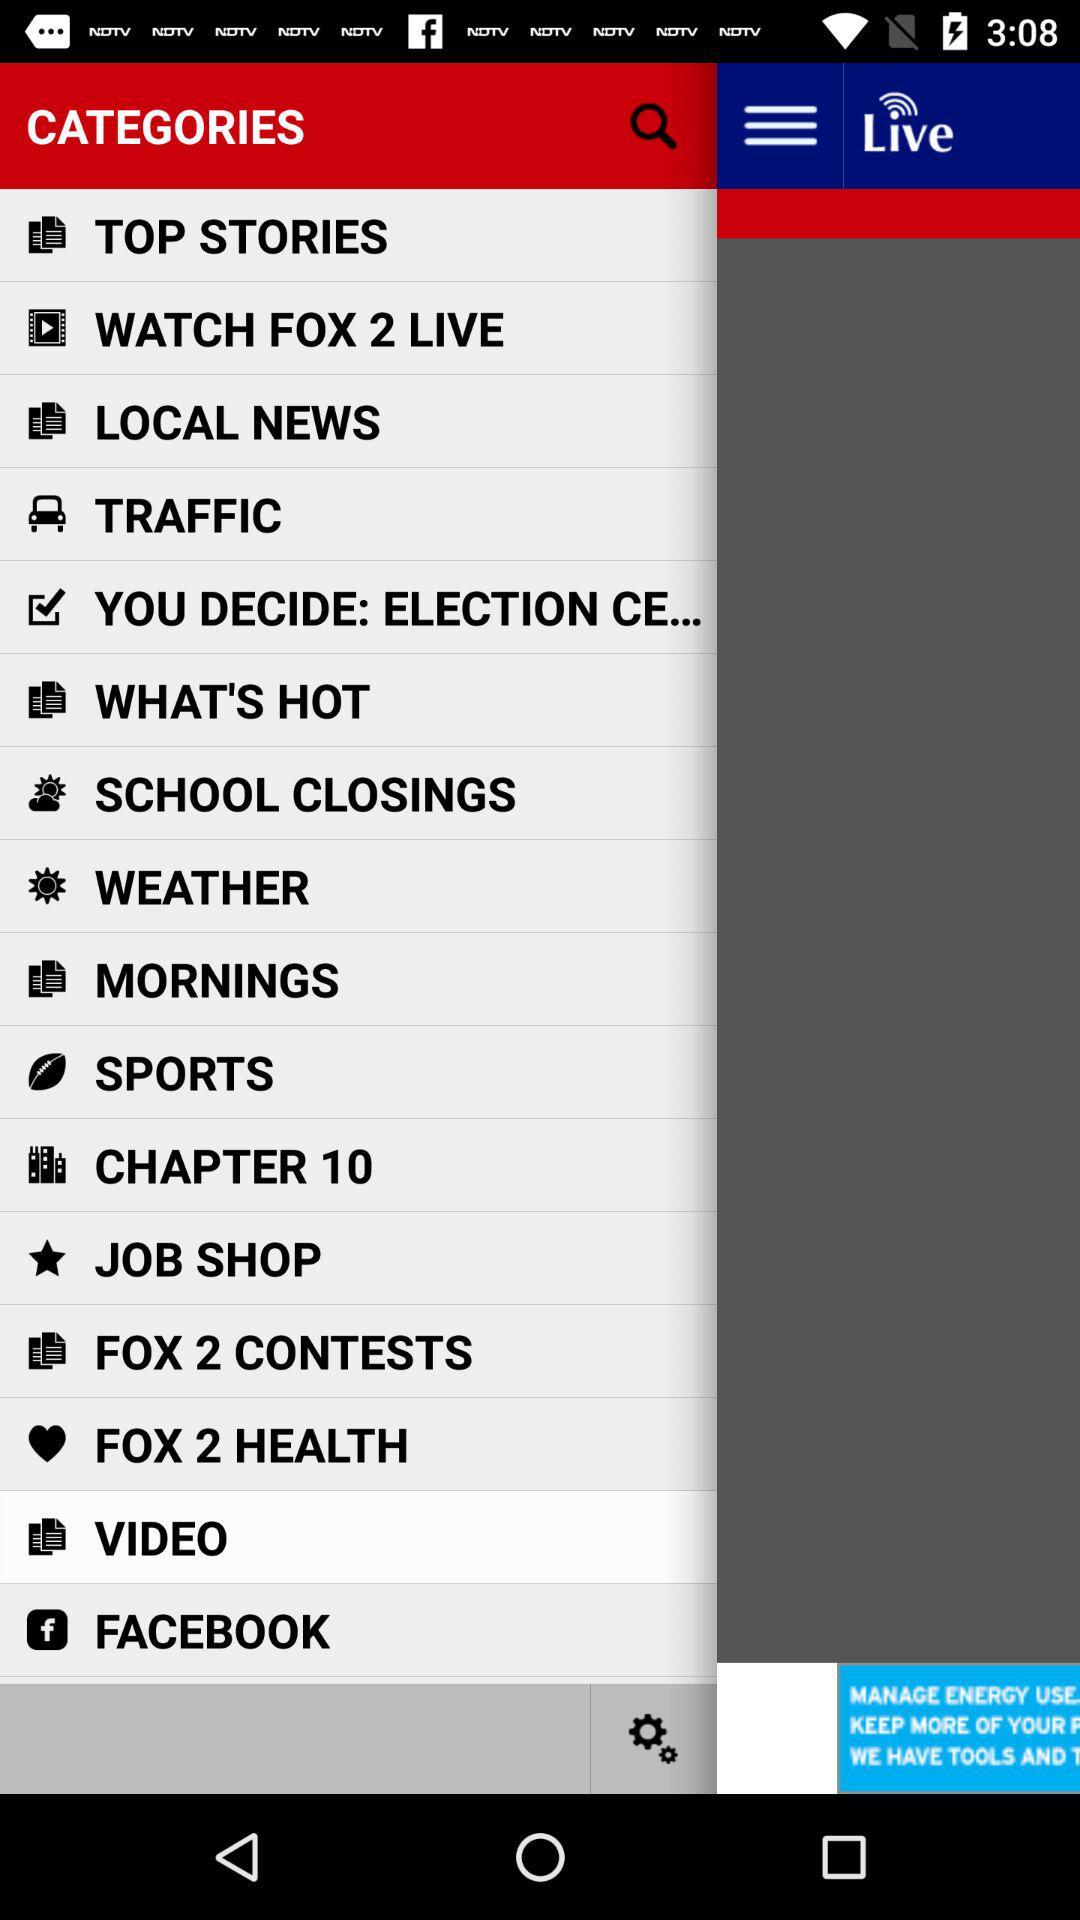 The width and height of the screenshot is (1080, 1920). I want to click on the settings icon, so click(654, 1737).